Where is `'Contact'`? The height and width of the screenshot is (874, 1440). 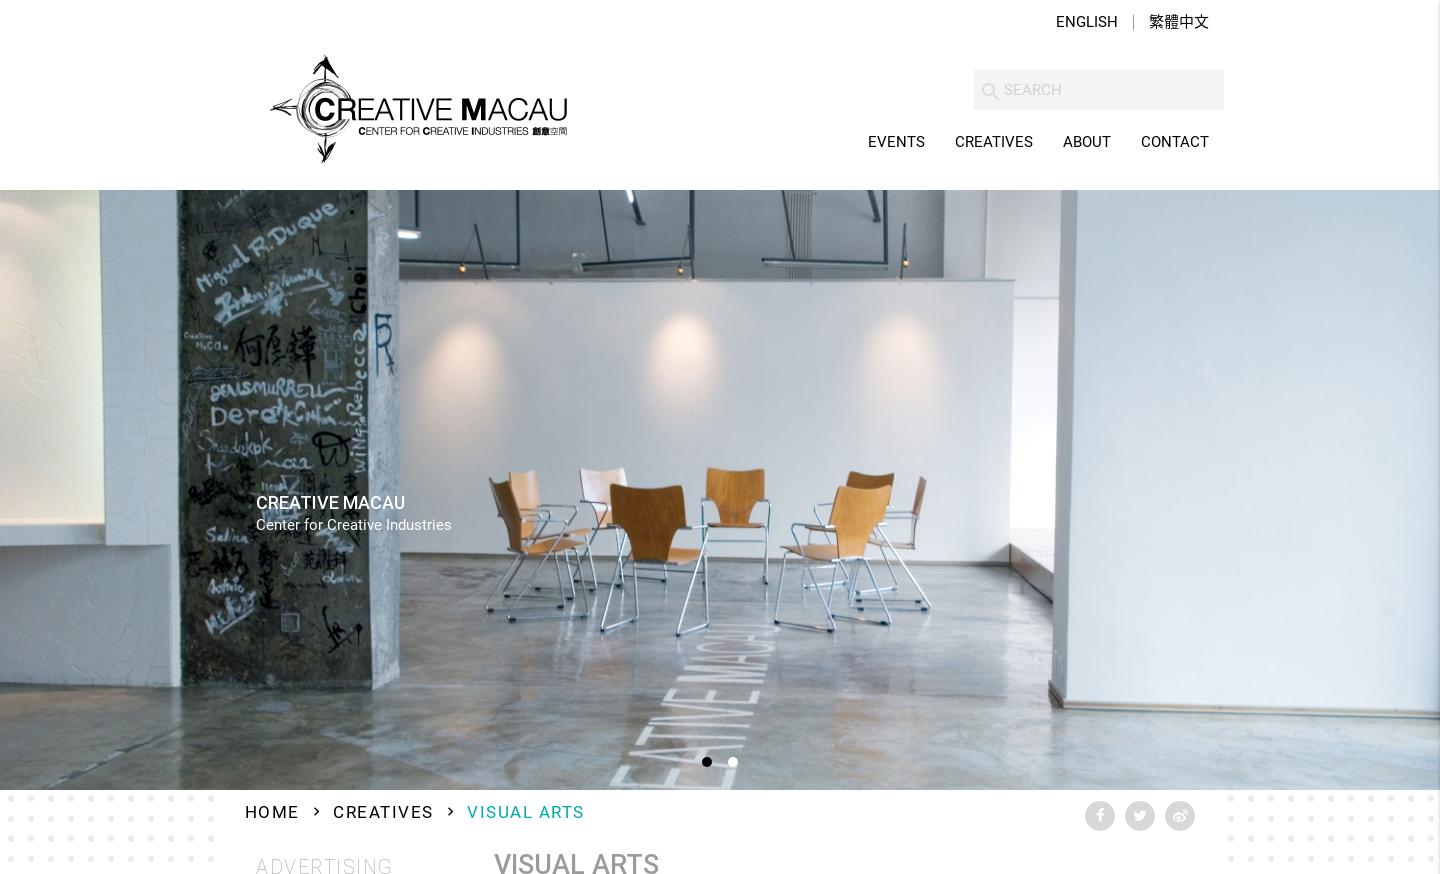
'Contact' is located at coordinates (1175, 142).